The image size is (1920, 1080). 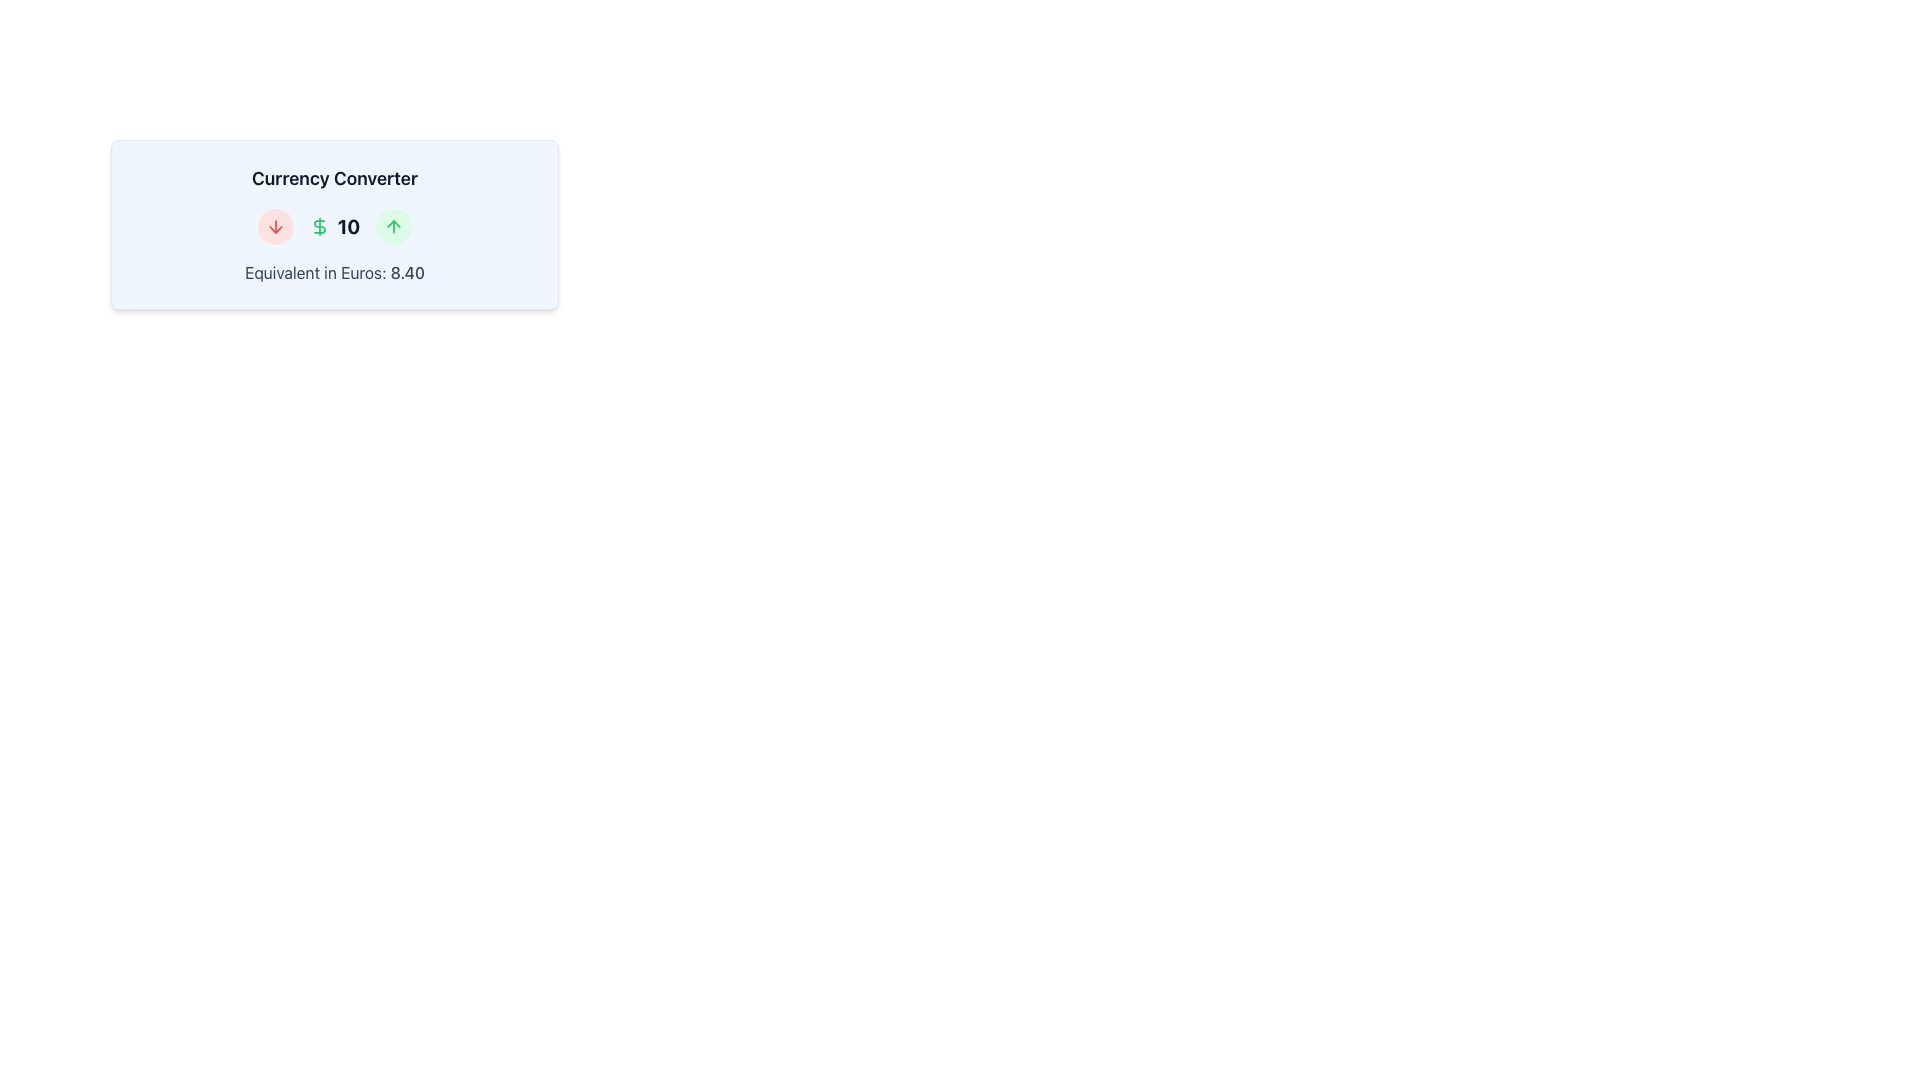 What do you see at coordinates (335, 226) in the screenshot?
I see `the numeric value display element in the currency converter that shows the current or selected monetary amount, positioned centrally between the downward red arrow button and the upward green arrow button` at bounding box center [335, 226].